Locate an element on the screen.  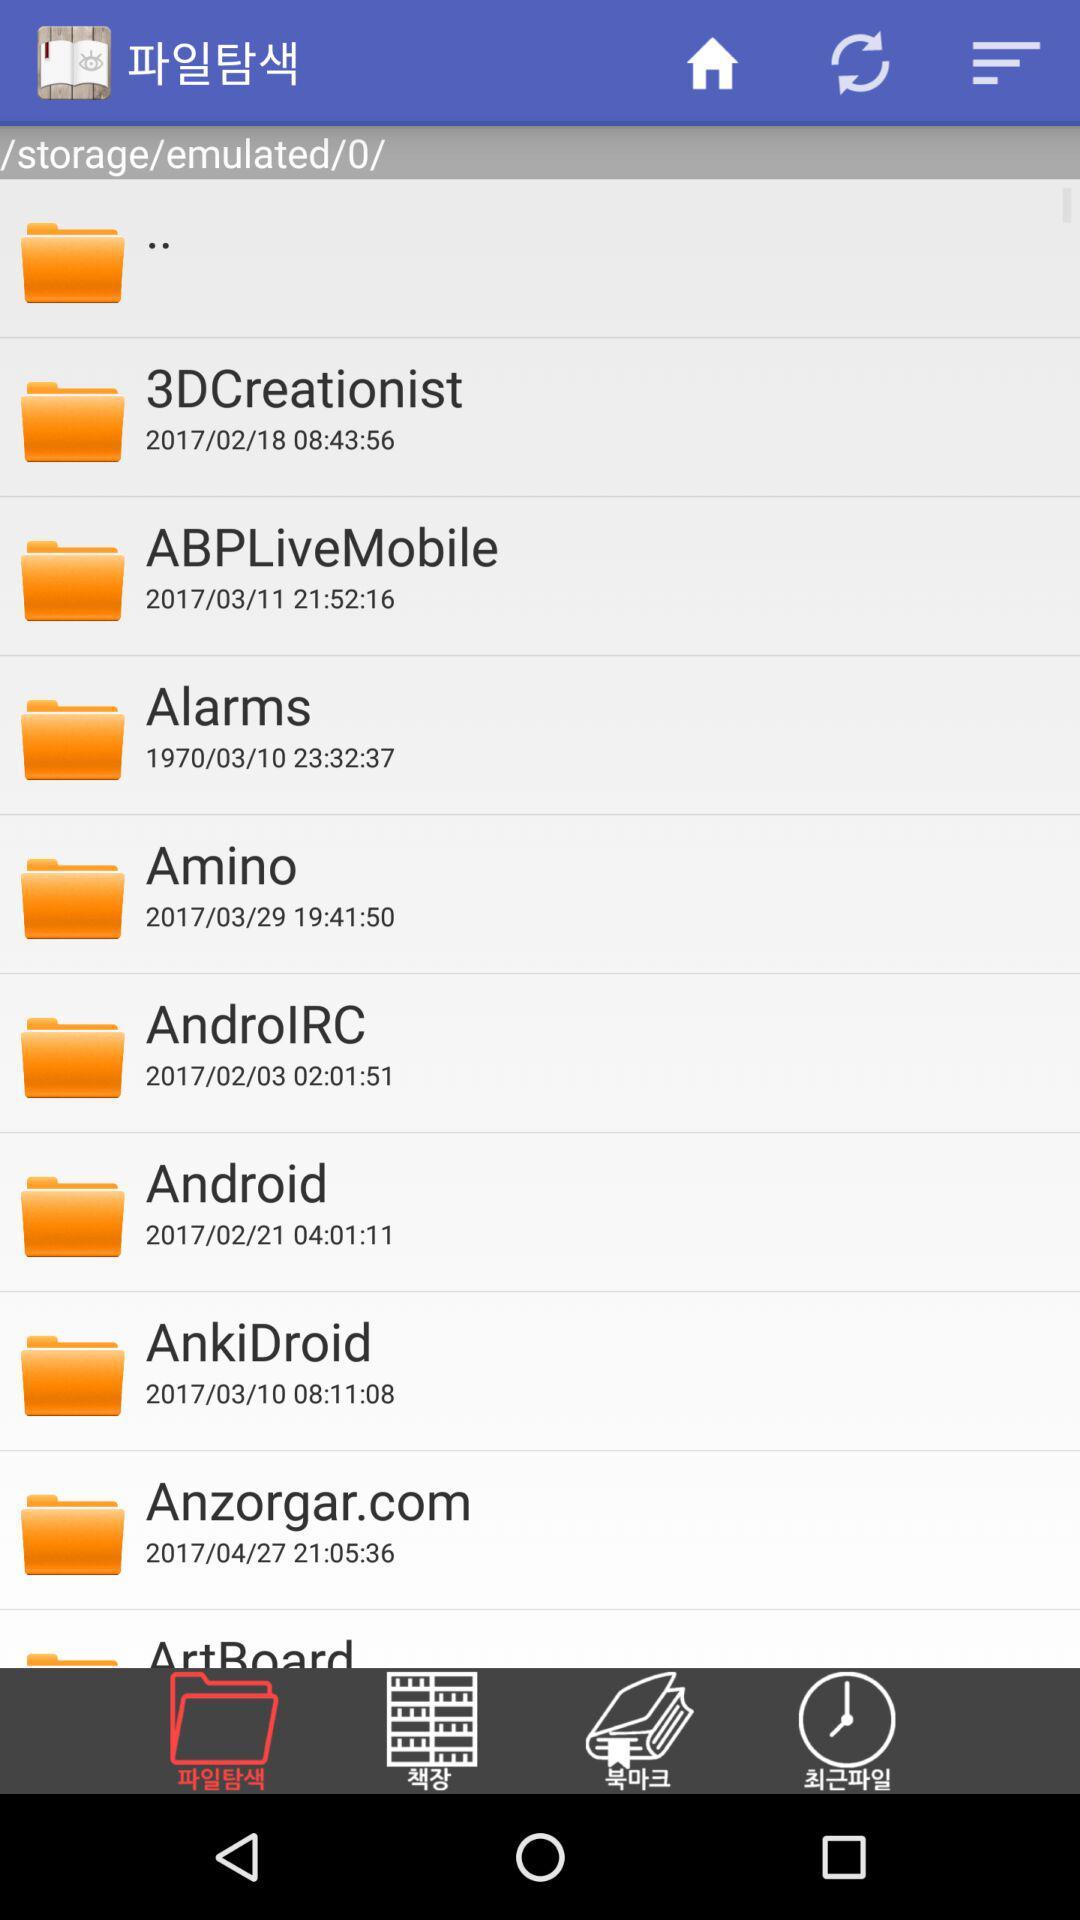
bookmarks is located at coordinates (663, 1730).